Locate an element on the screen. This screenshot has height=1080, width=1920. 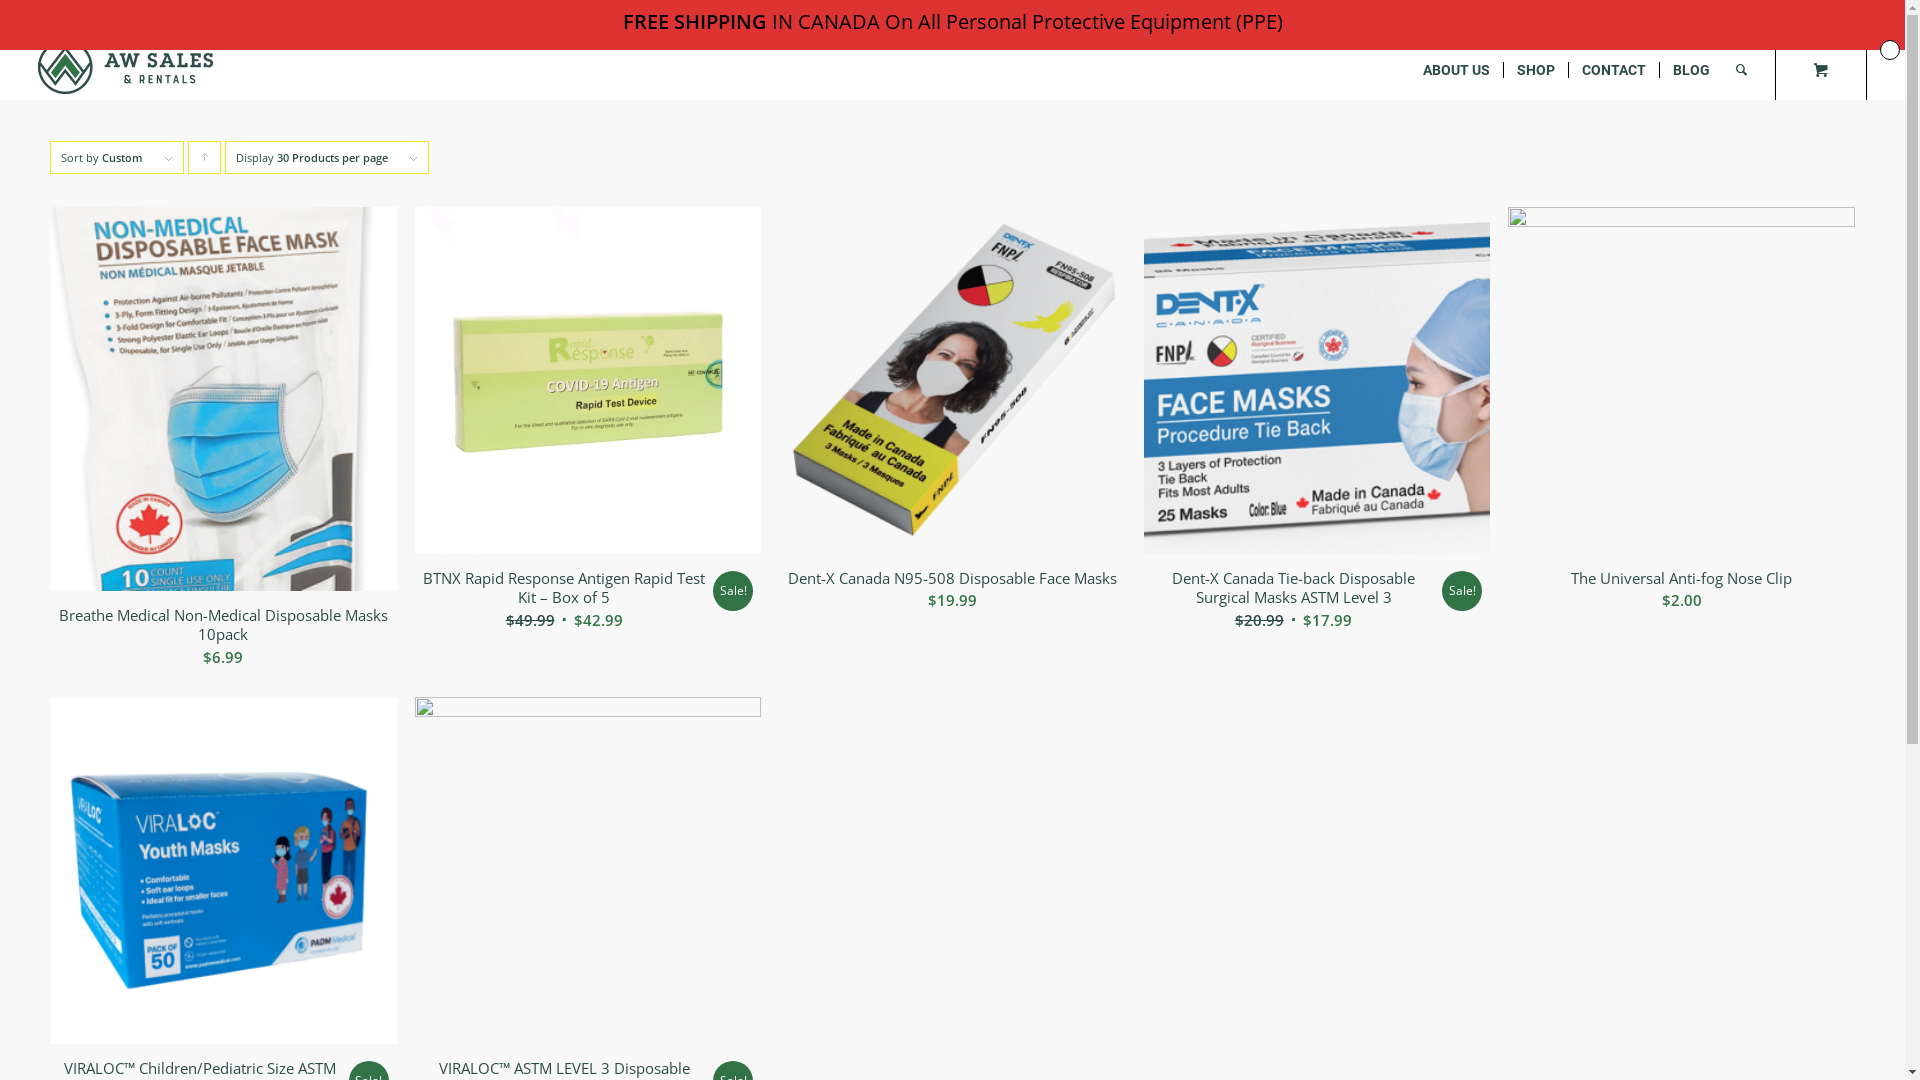
'The Universal Anti-fog Nose Clip is located at coordinates (1680, 414).